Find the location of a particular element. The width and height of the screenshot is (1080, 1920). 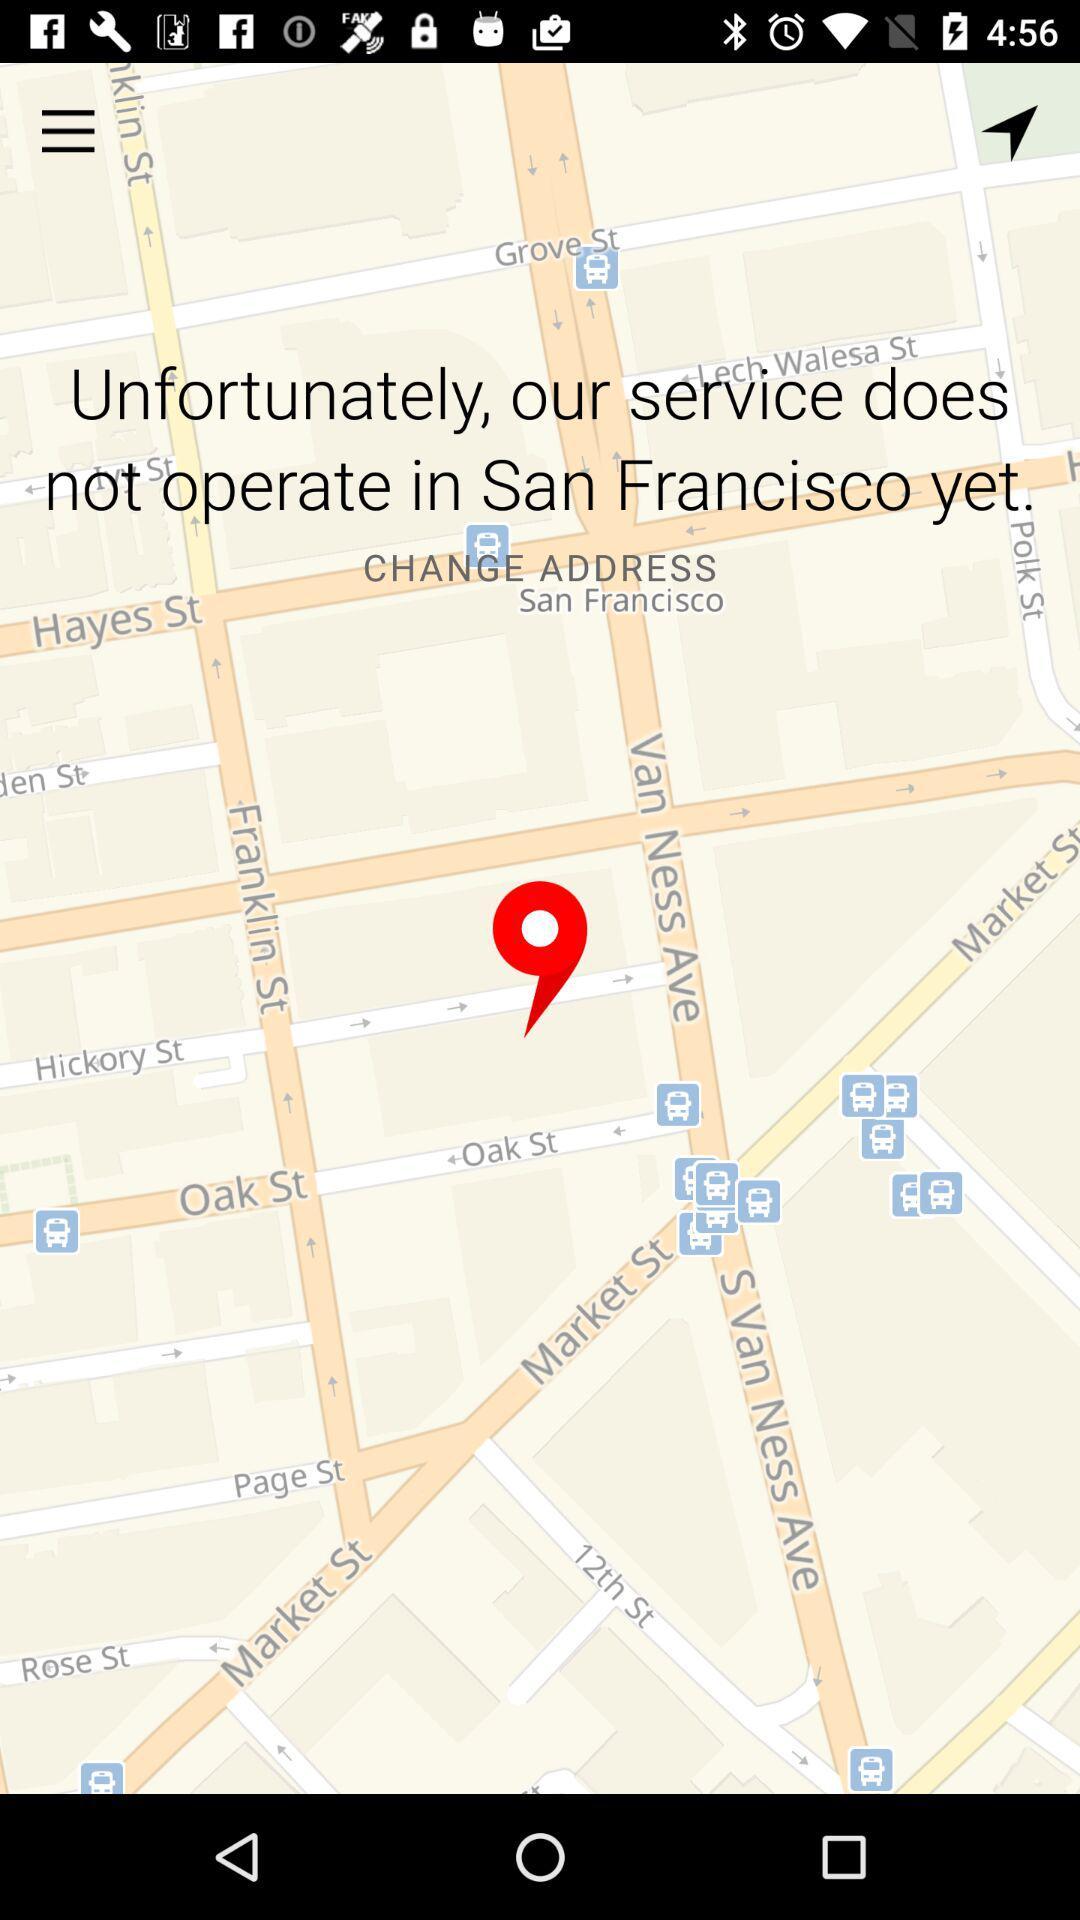

the menu icon is located at coordinates (67, 130).